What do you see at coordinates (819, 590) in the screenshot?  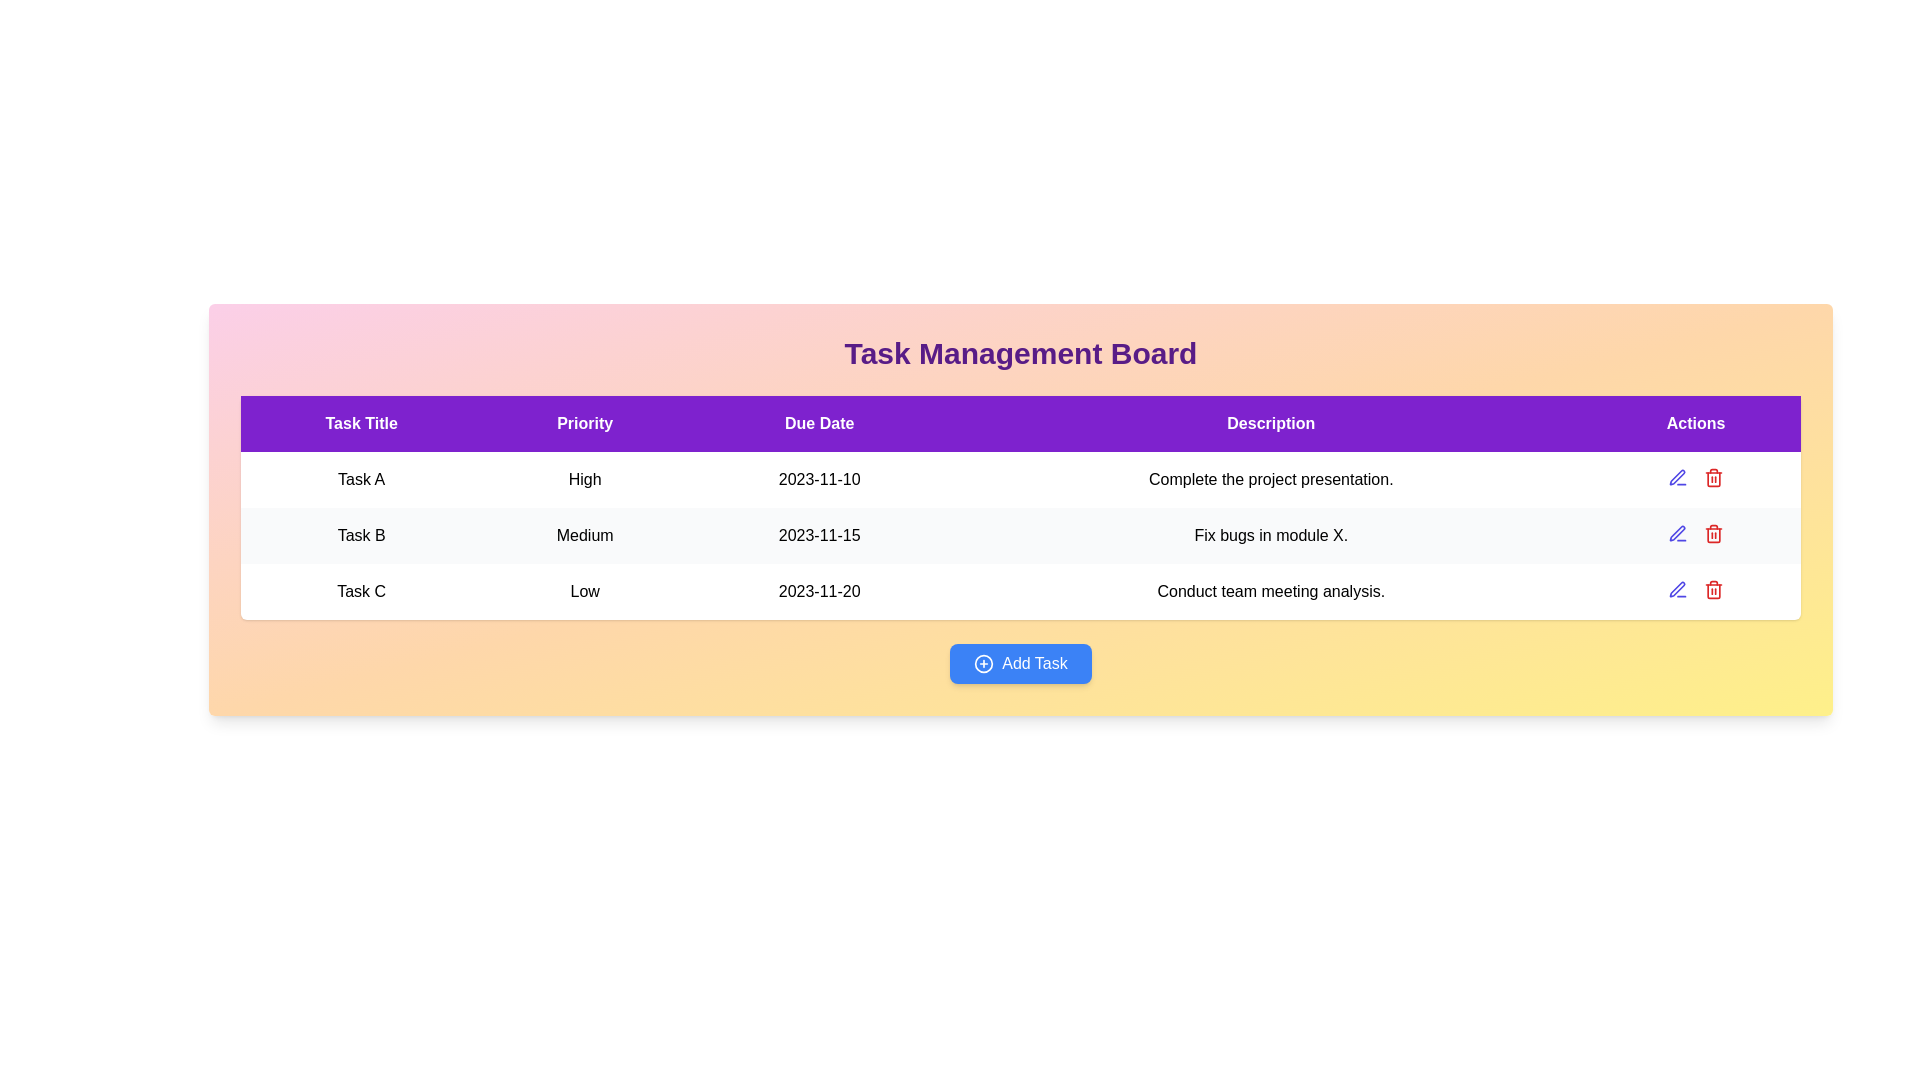 I see `the content of the text label displaying the date '2023-11-20' in the 'Due Date' column of the task titled 'Task C'` at bounding box center [819, 590].